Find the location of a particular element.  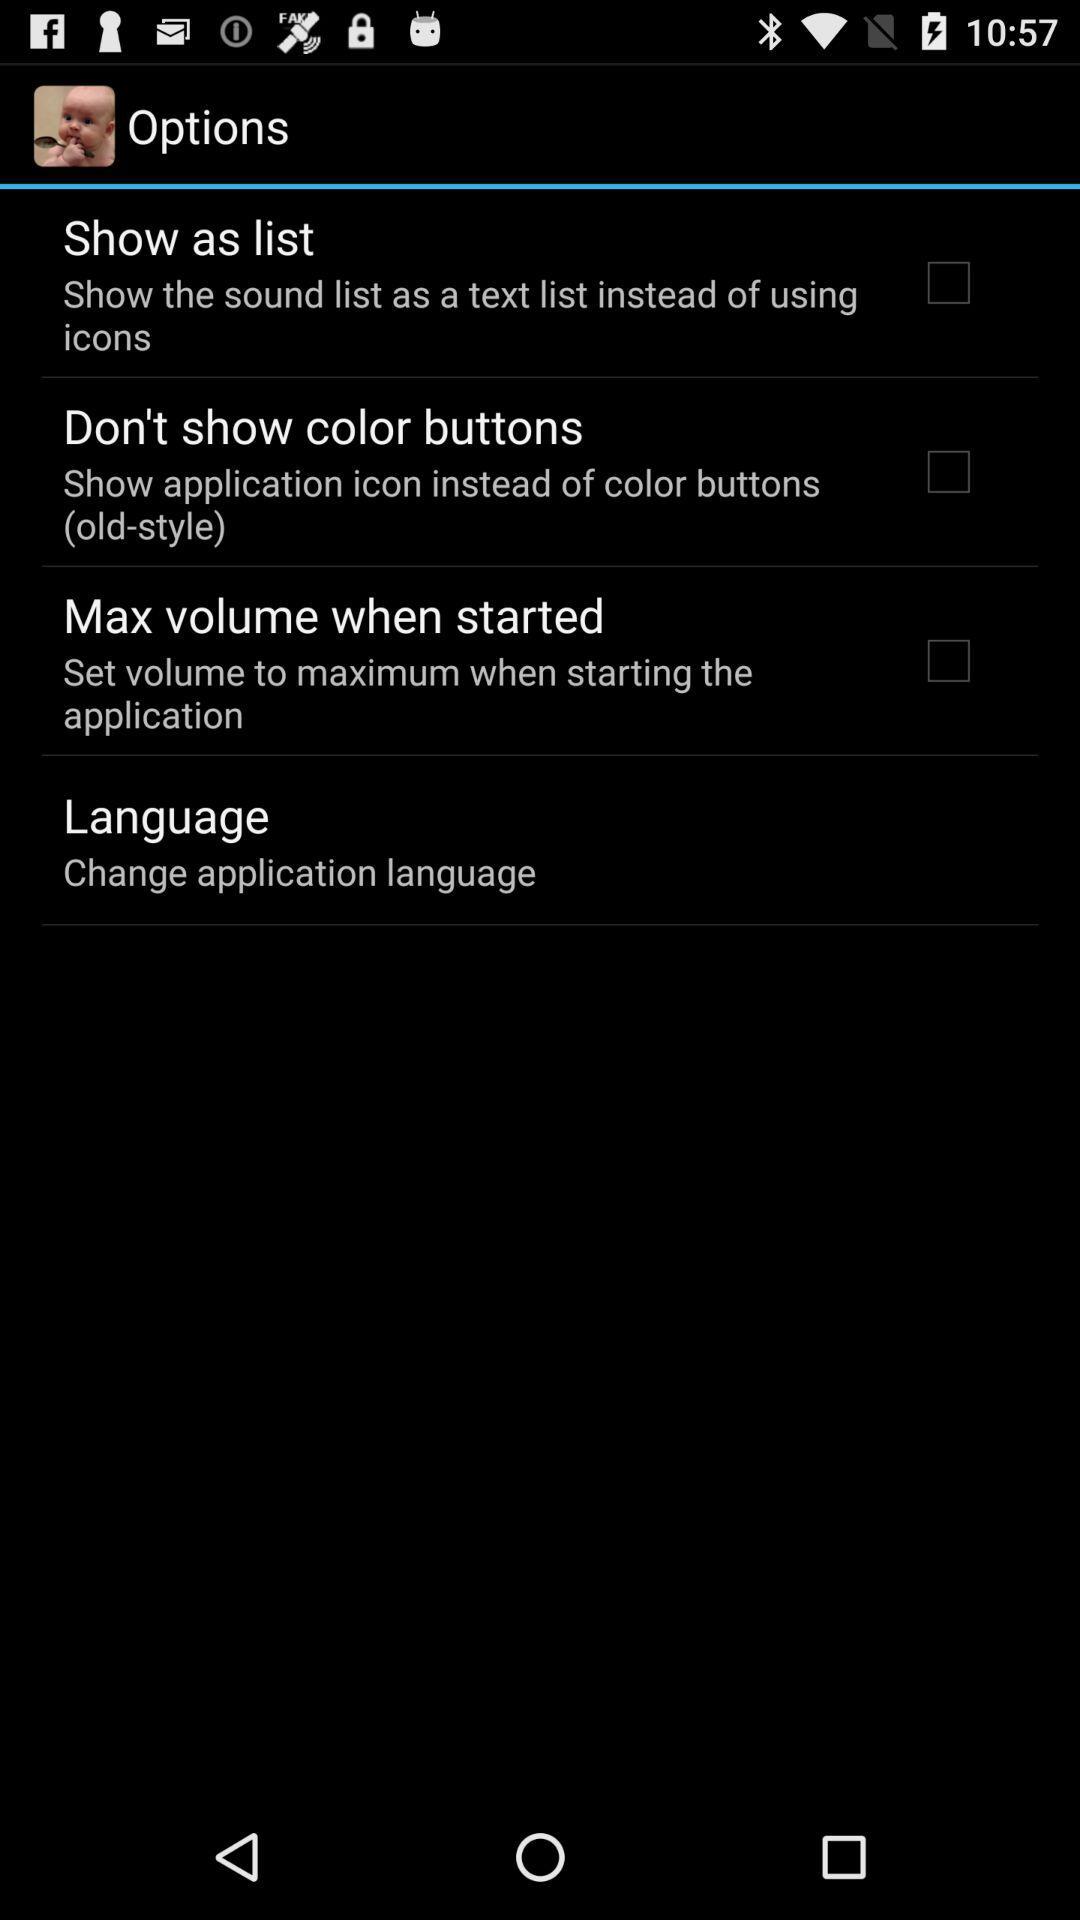

the don t show app is located at coordinates (322, 424).